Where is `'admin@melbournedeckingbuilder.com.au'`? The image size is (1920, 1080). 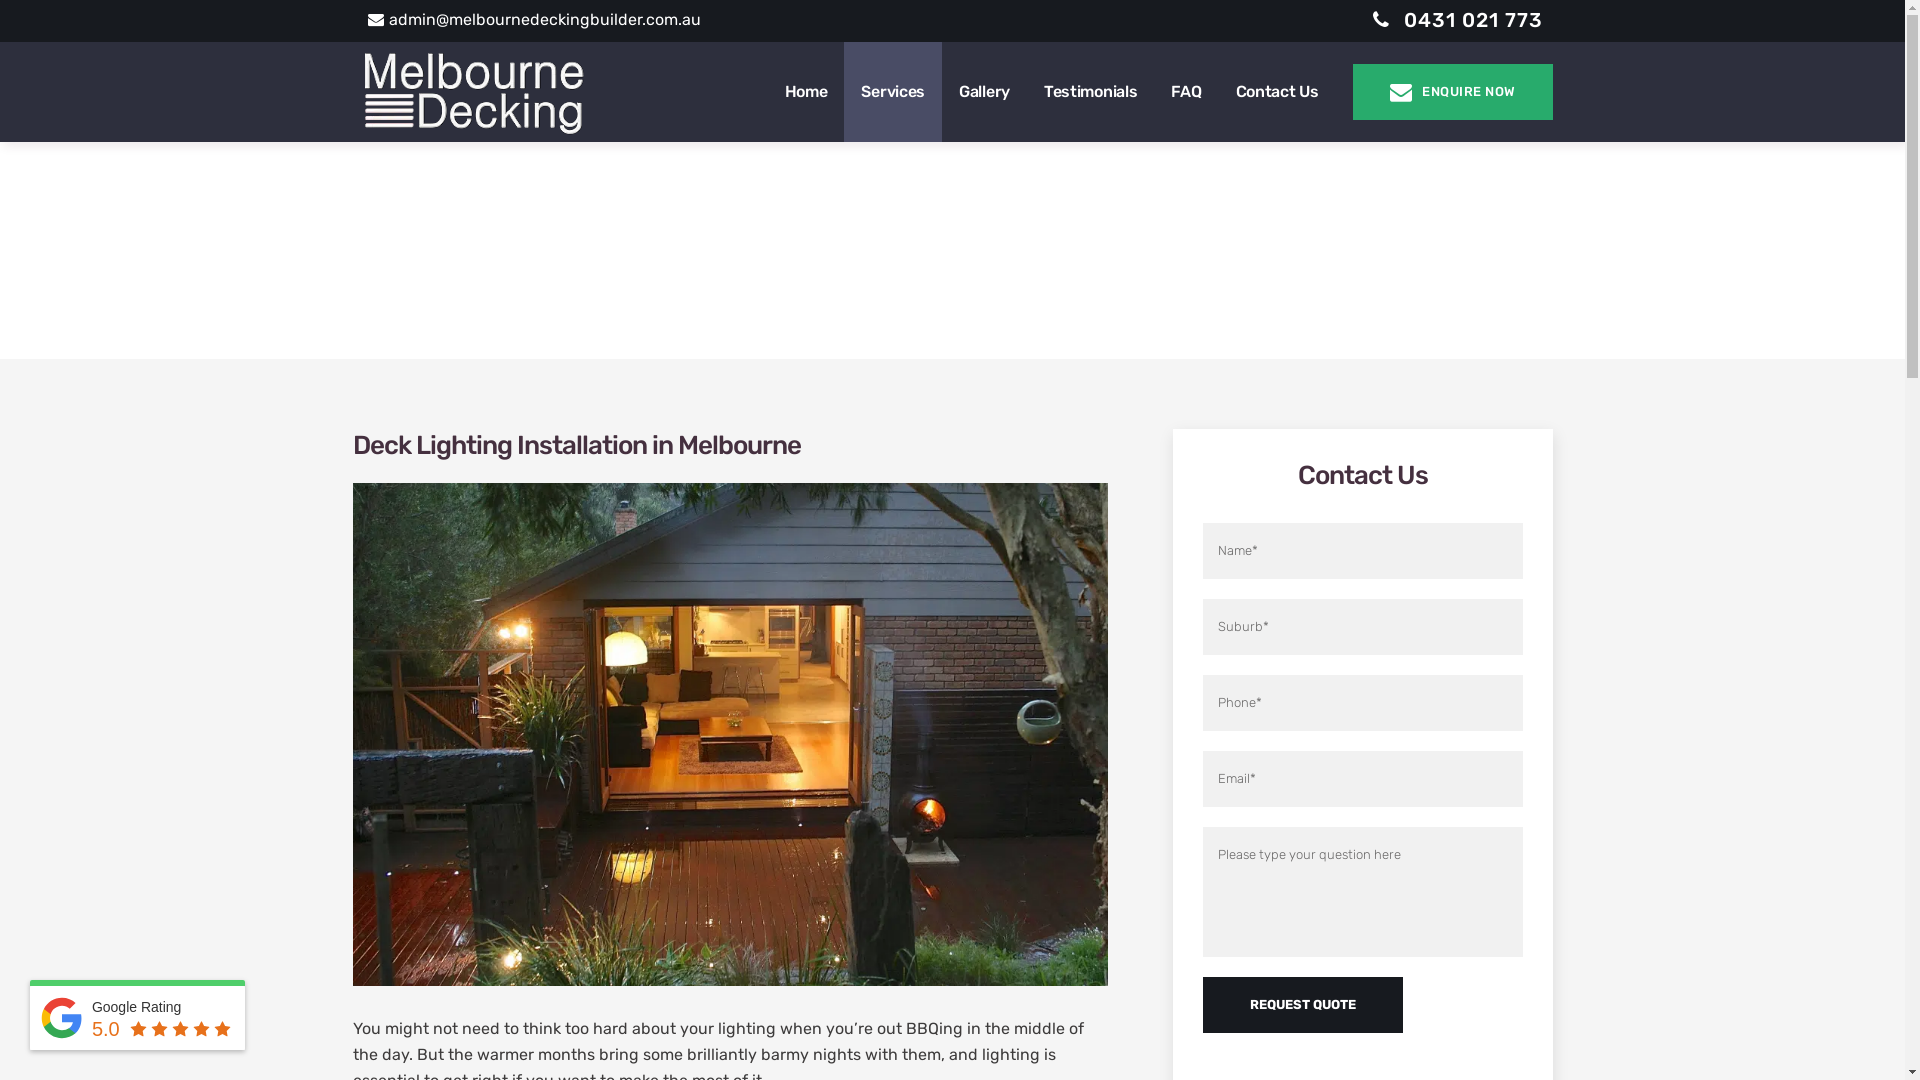
'admin@melbournedeckingbuilder.com.au' is located at coordinates (534, 19).